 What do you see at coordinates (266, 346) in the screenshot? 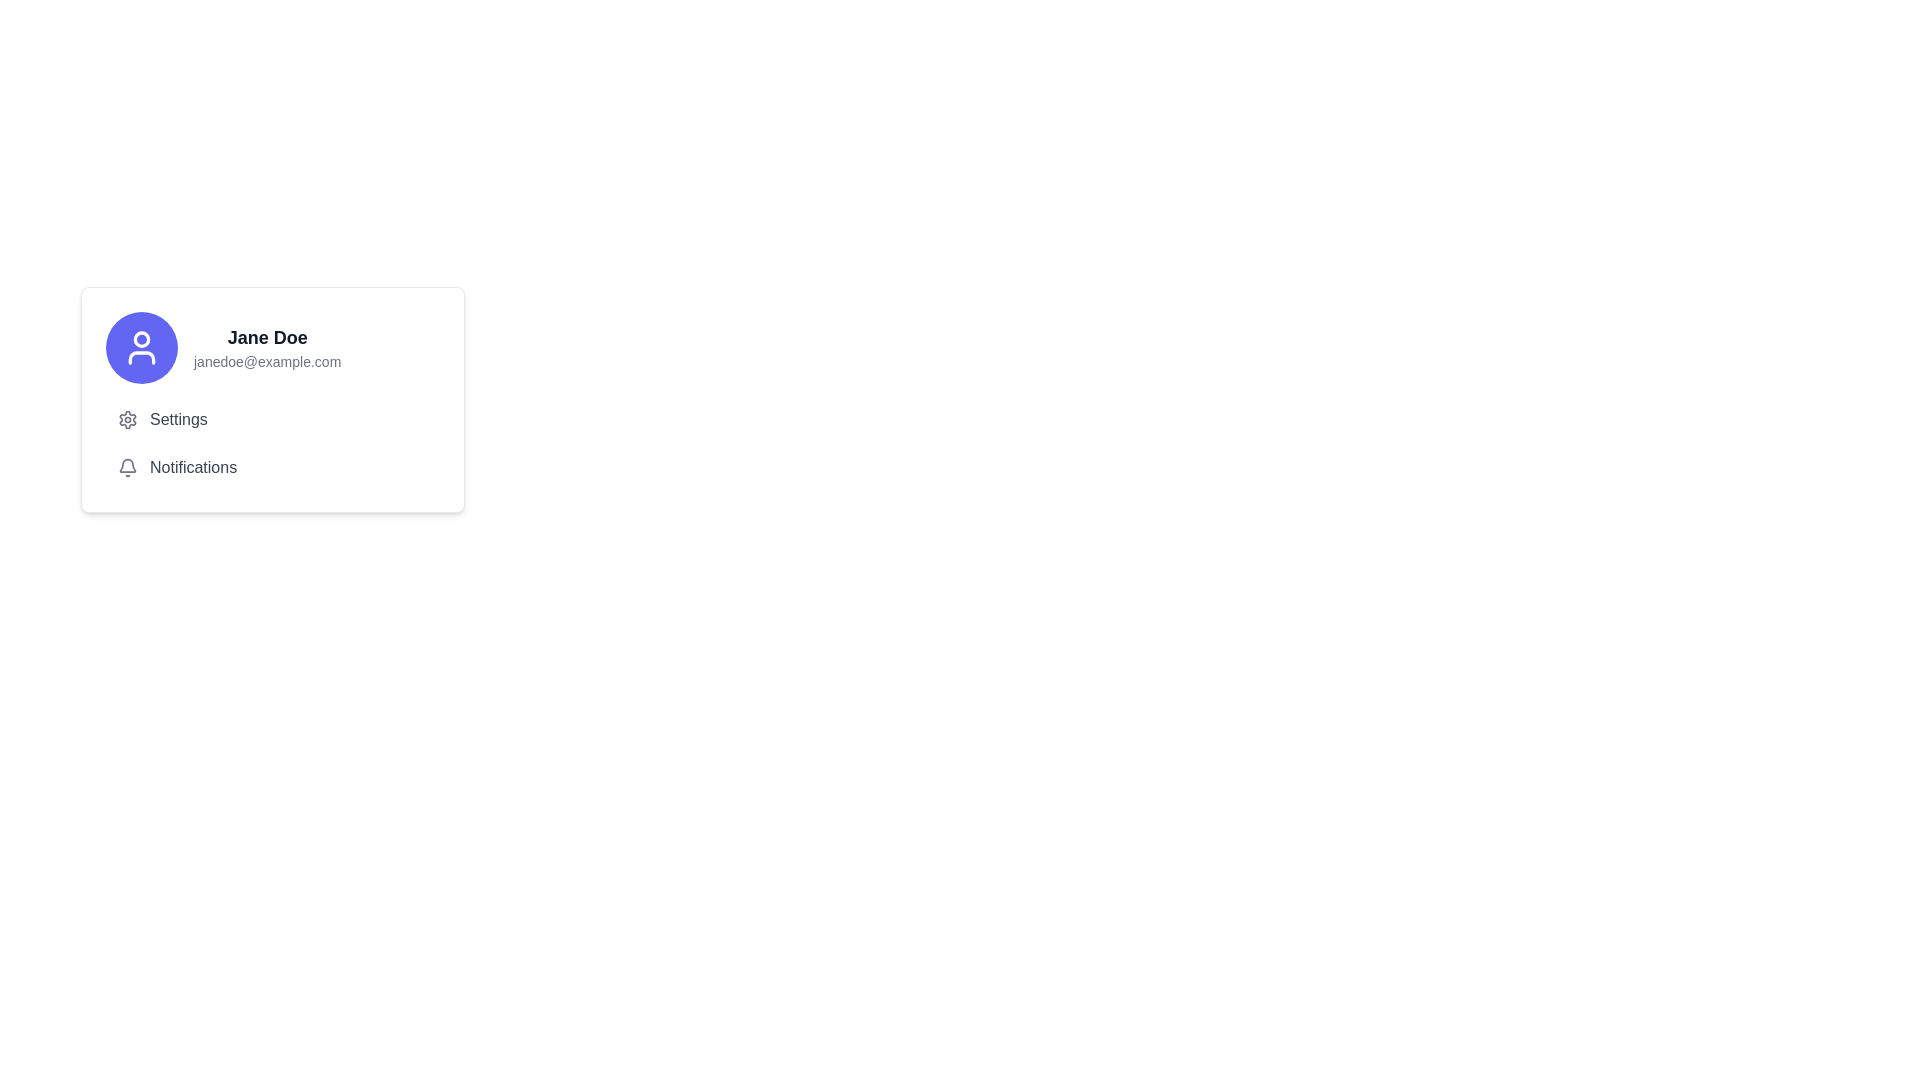
I see `the text display component that shows the user's name and email address, located to the right of a circular icon and above the 'Settings' and 'Notifications' options` at bounding box center [266, 346].